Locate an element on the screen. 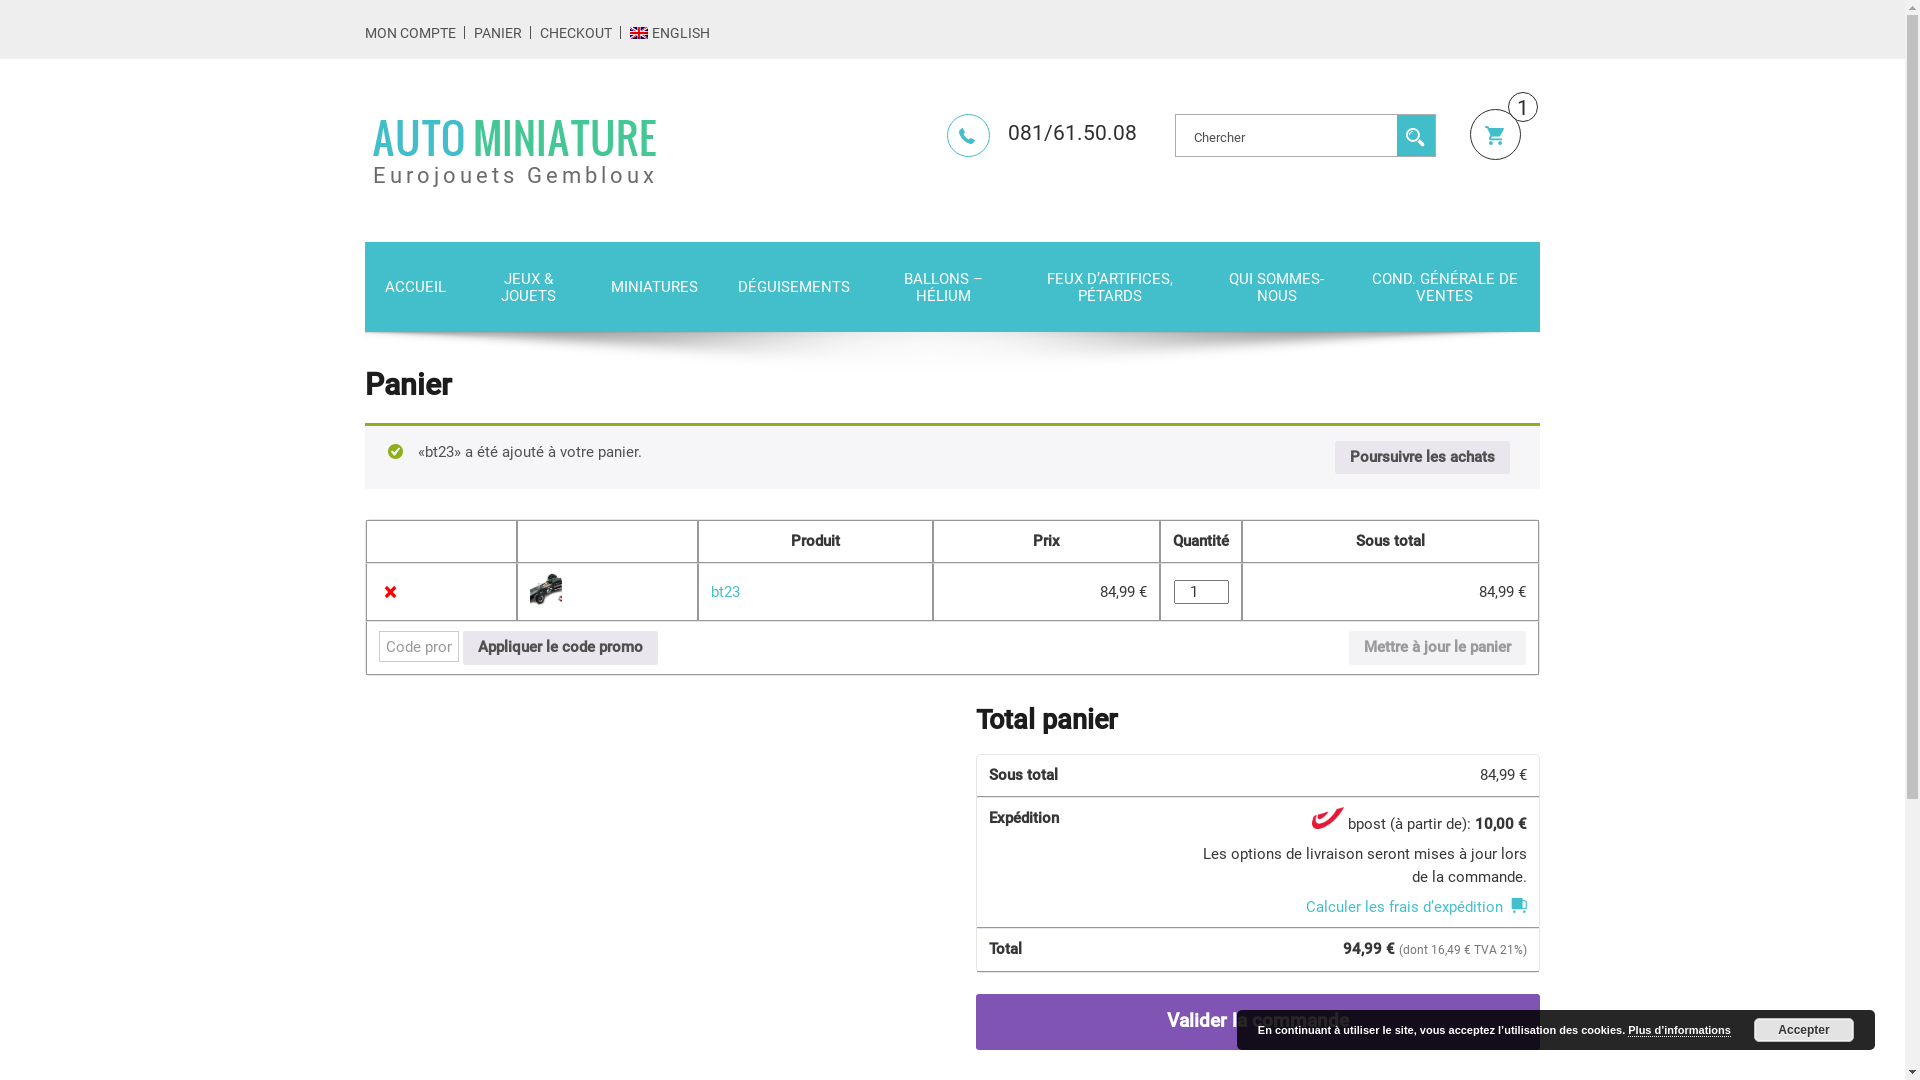 The image size is (1920, 1080). 'Valider la commande' is located at coordinates (1256, 1022).